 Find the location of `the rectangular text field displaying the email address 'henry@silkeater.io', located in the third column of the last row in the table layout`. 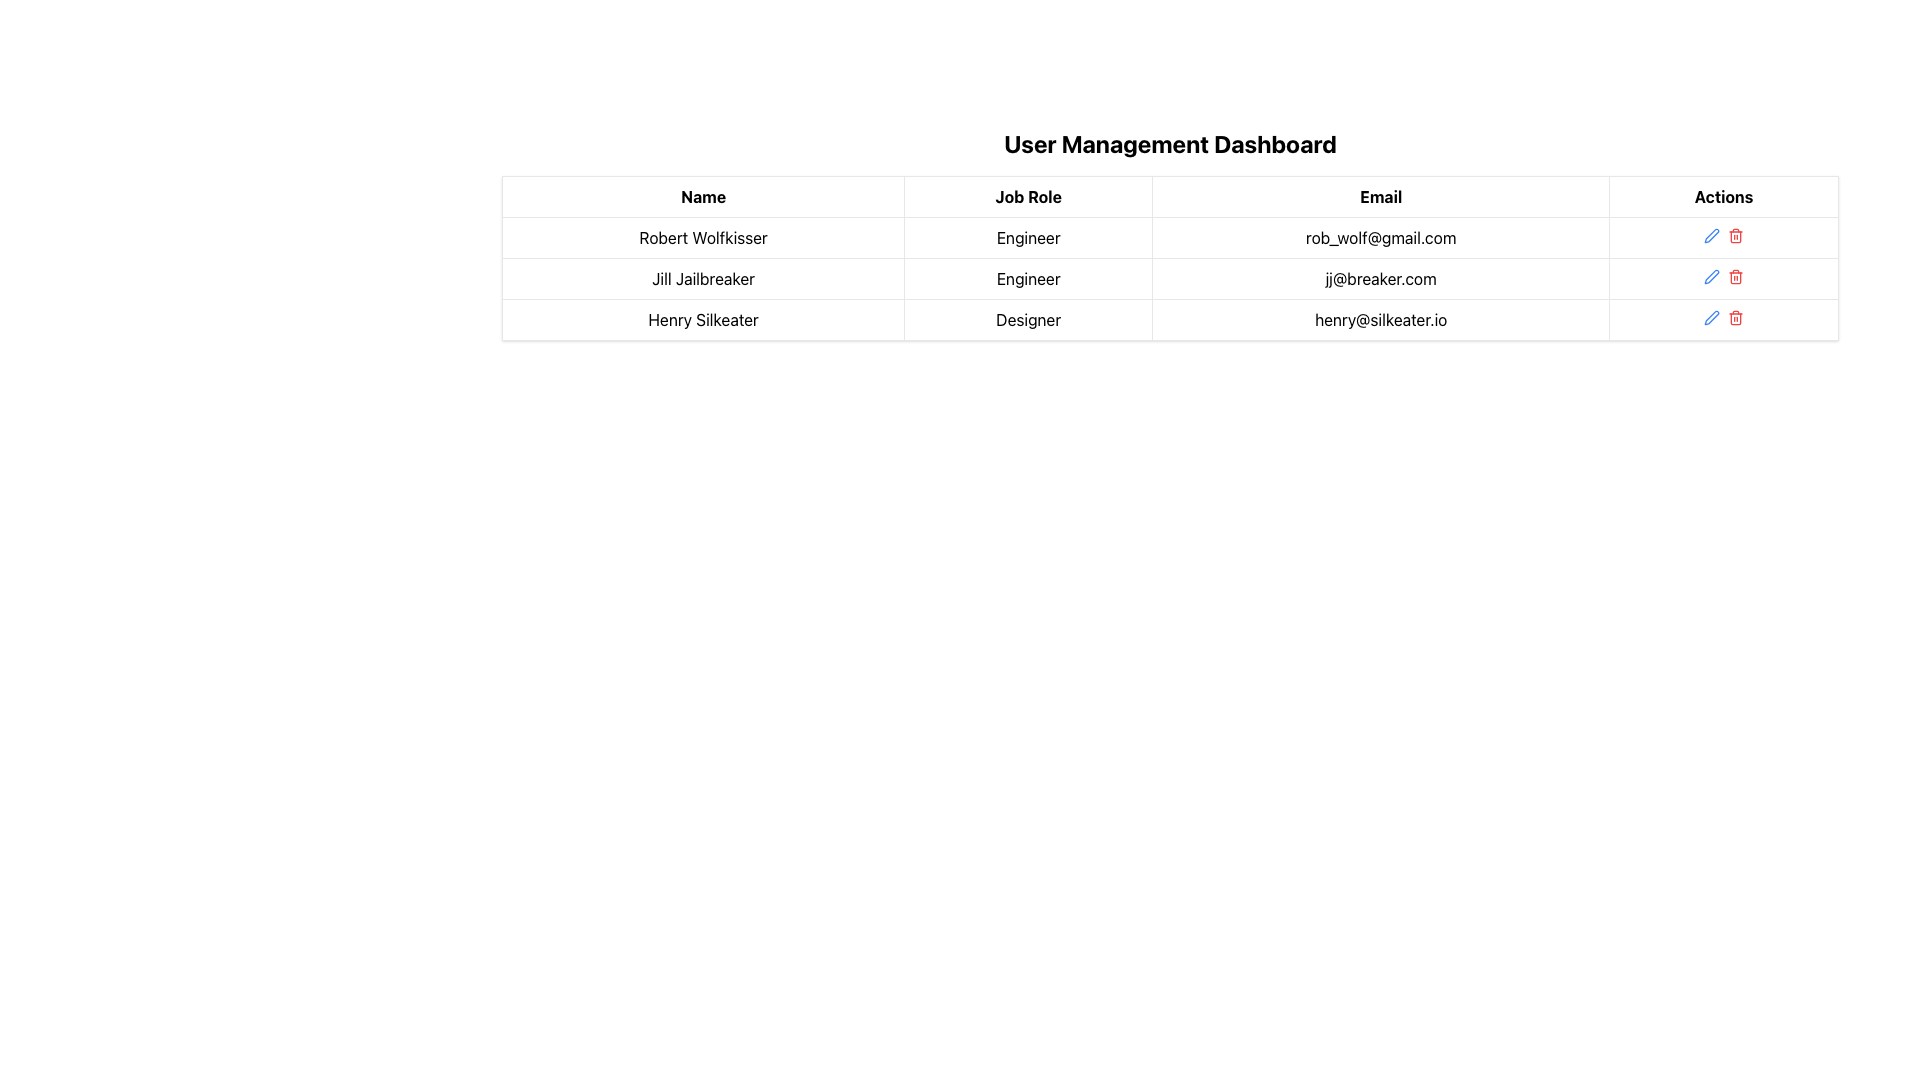

the rectangular text field displaying the email address 'henry@silkeater.io', located in the third column of the last row in the table layout is located at coordinates (1380, 319).